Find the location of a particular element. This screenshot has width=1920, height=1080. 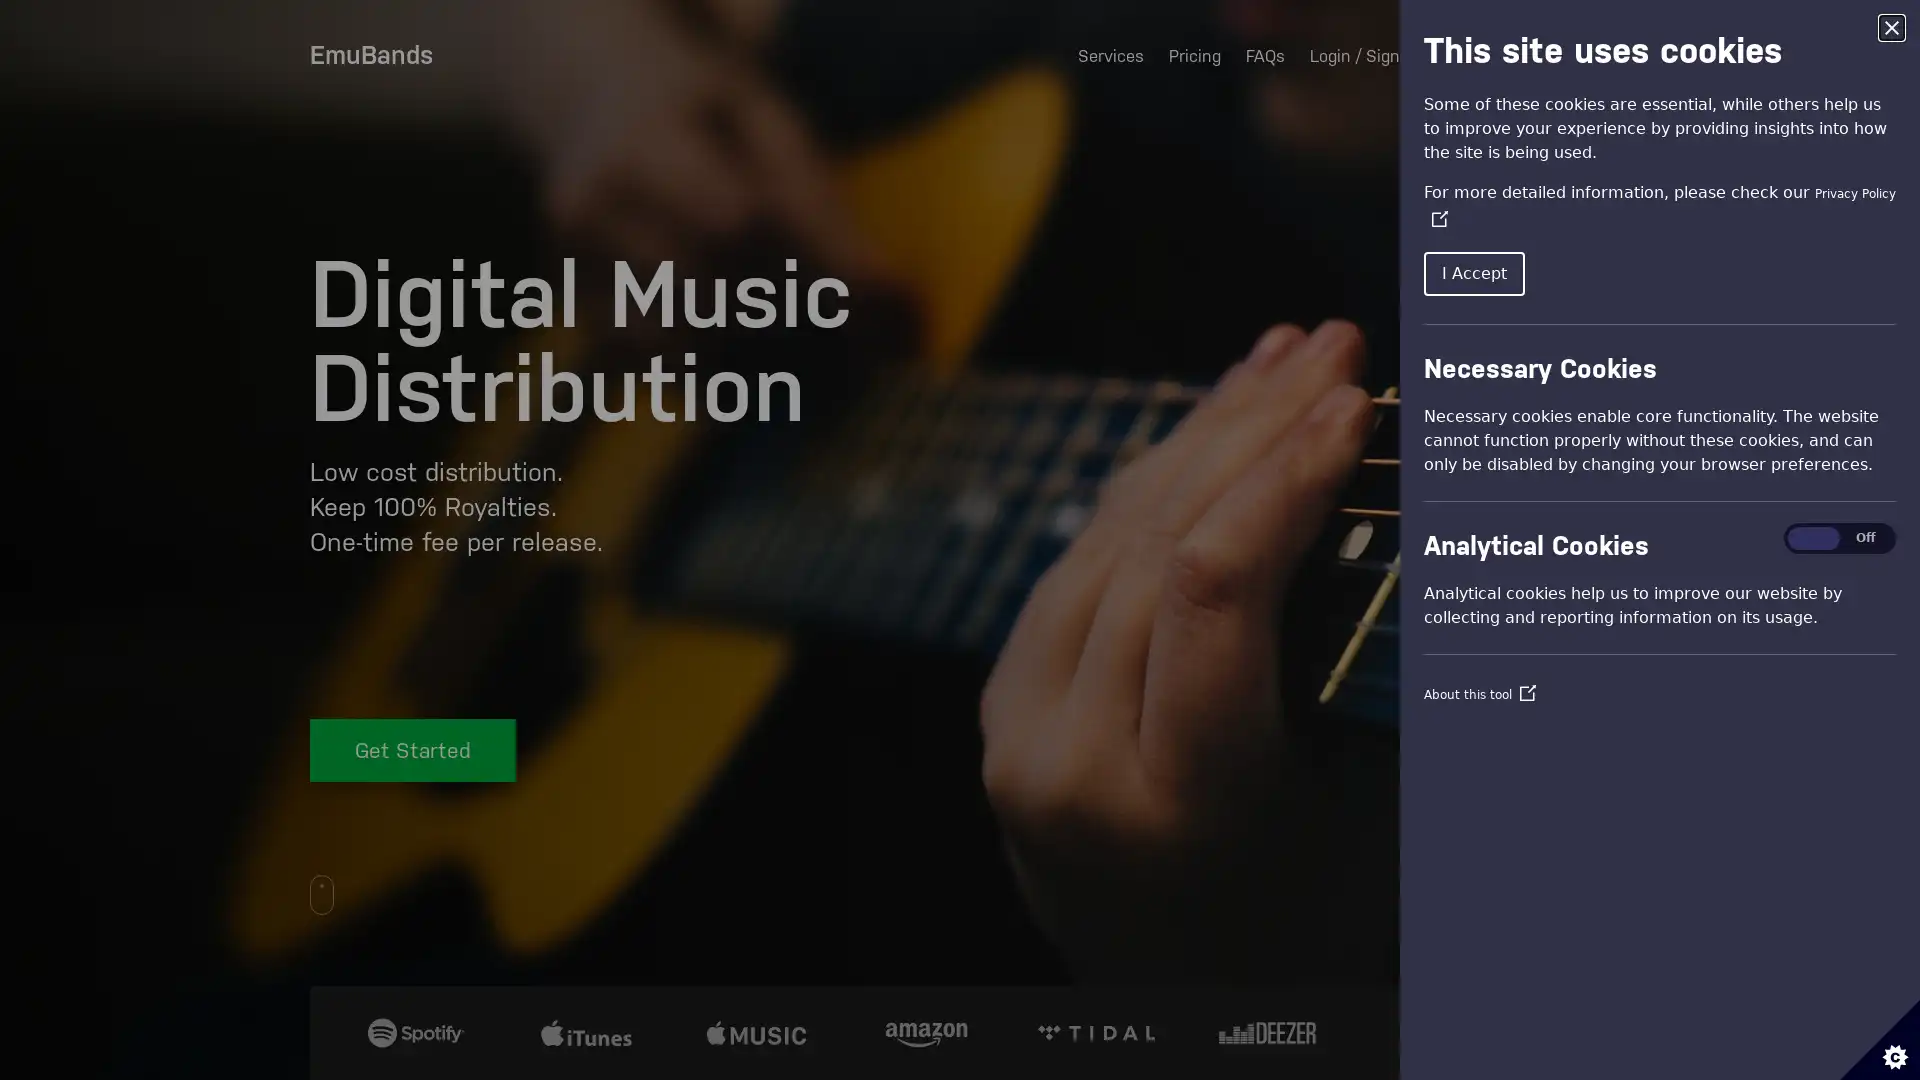

Close is located at coordinates (1890, 27).